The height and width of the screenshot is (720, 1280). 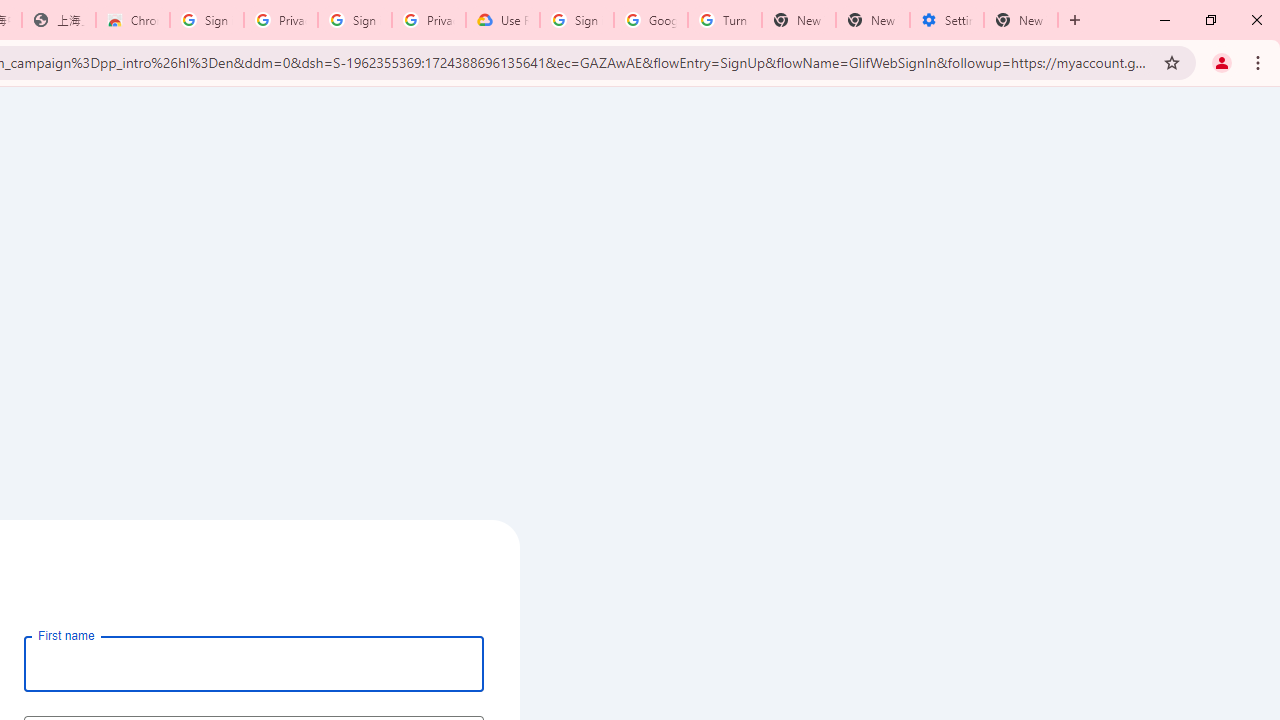 I want to click on 'Close', so click(x=1255, y=20).